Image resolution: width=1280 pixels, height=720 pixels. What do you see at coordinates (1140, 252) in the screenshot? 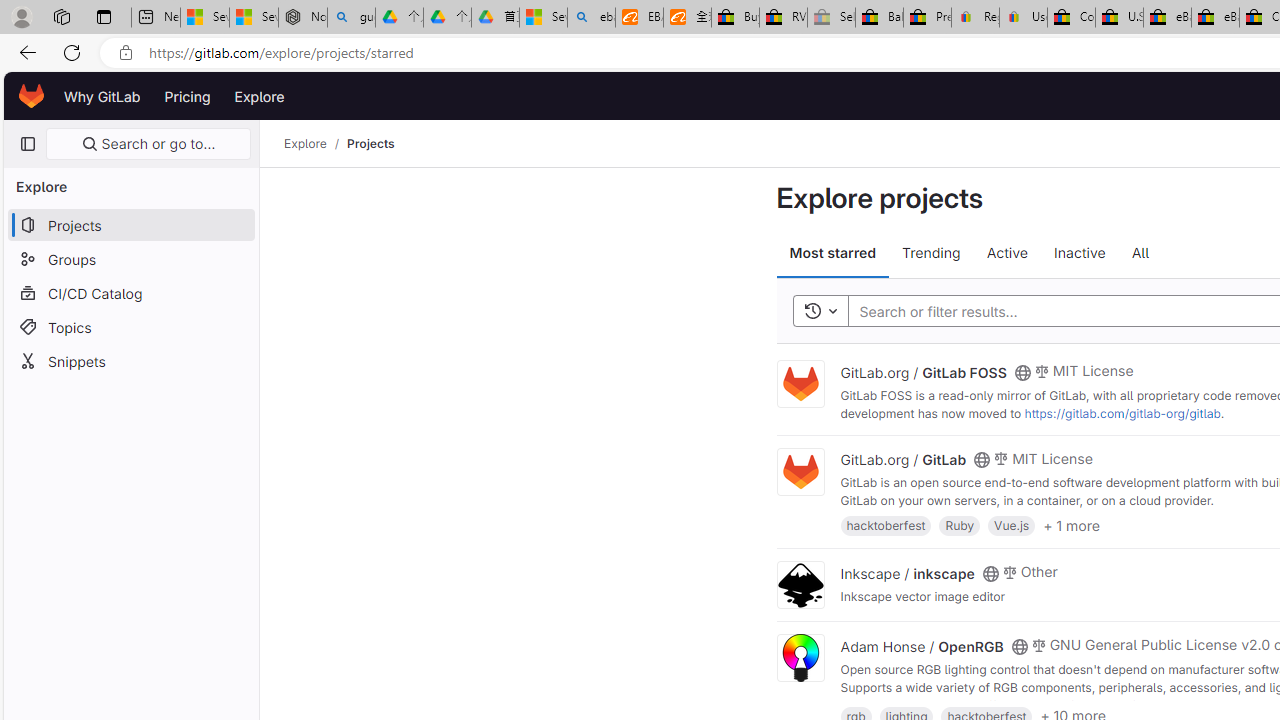
I see `'All'` at bounding box center [1140, 252].